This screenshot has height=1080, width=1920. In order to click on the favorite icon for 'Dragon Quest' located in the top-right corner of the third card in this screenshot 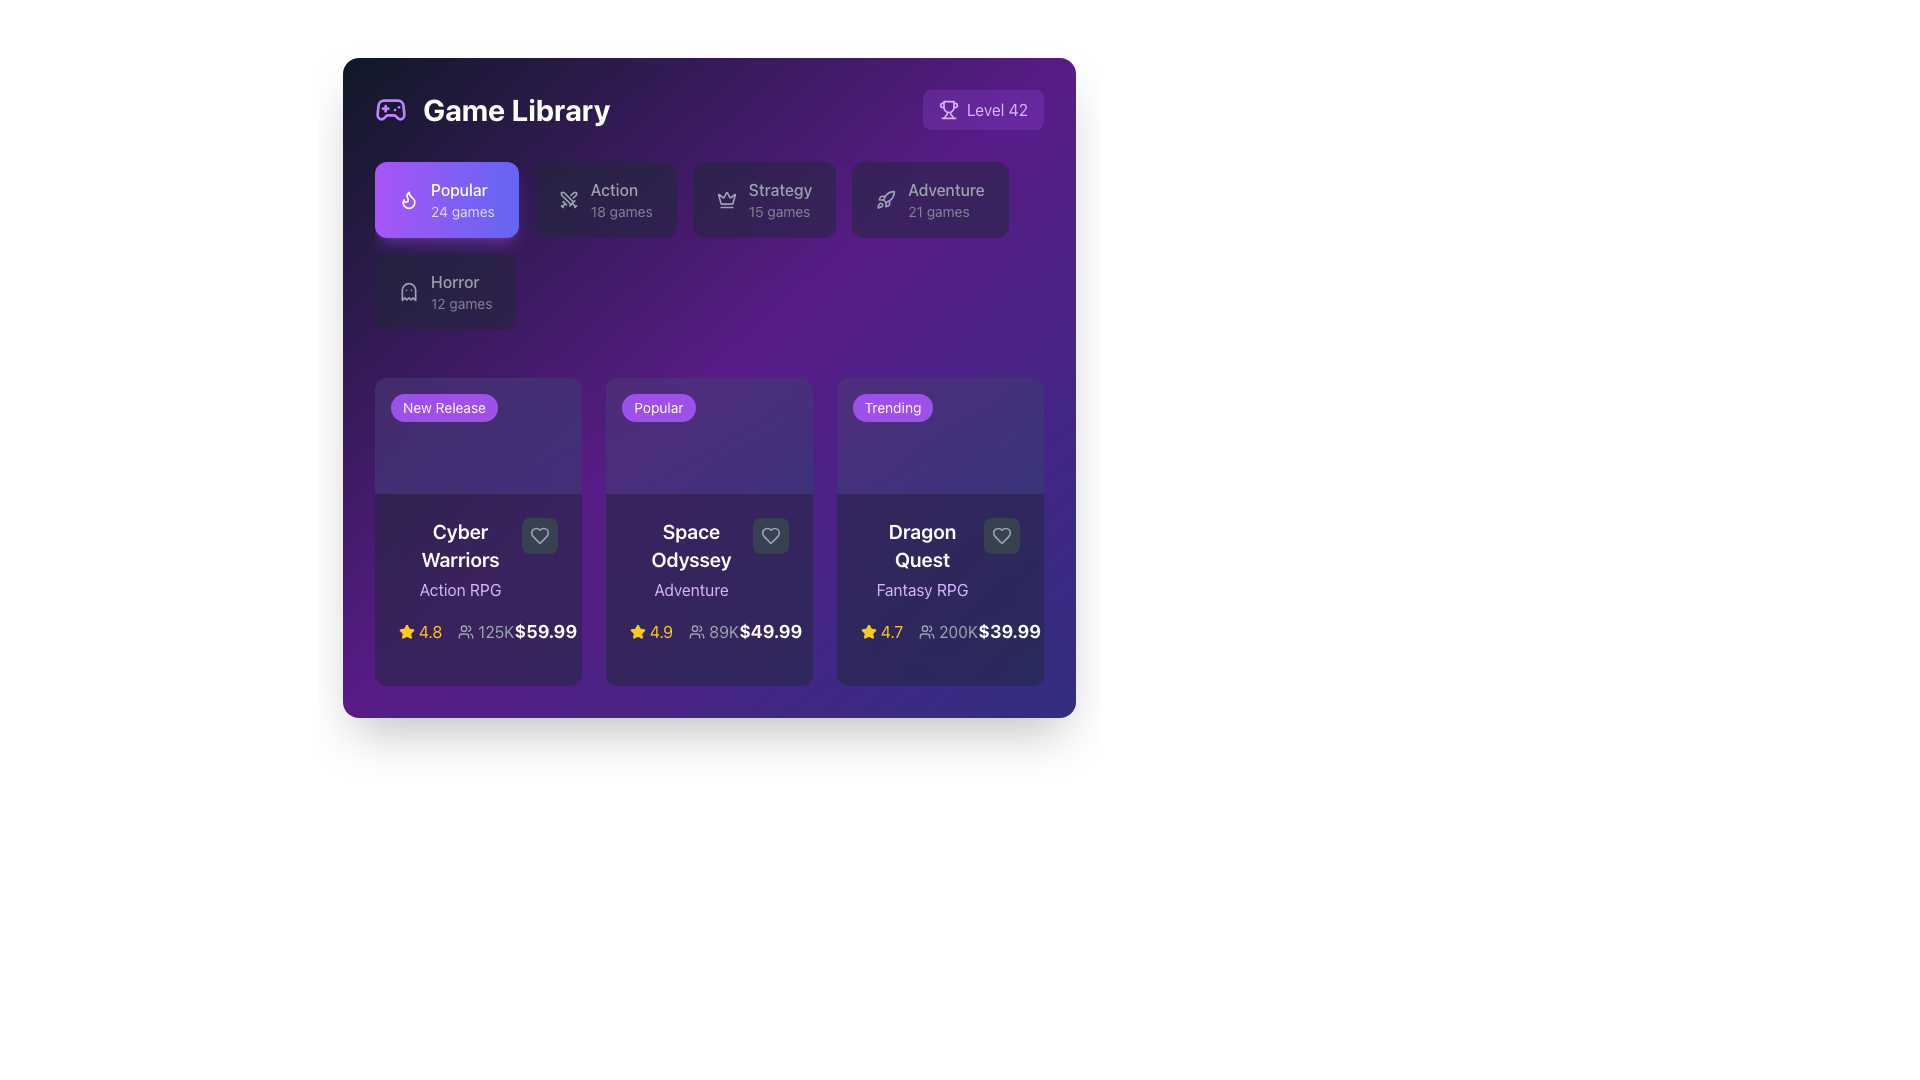, I will do `click(1002, 535)`.